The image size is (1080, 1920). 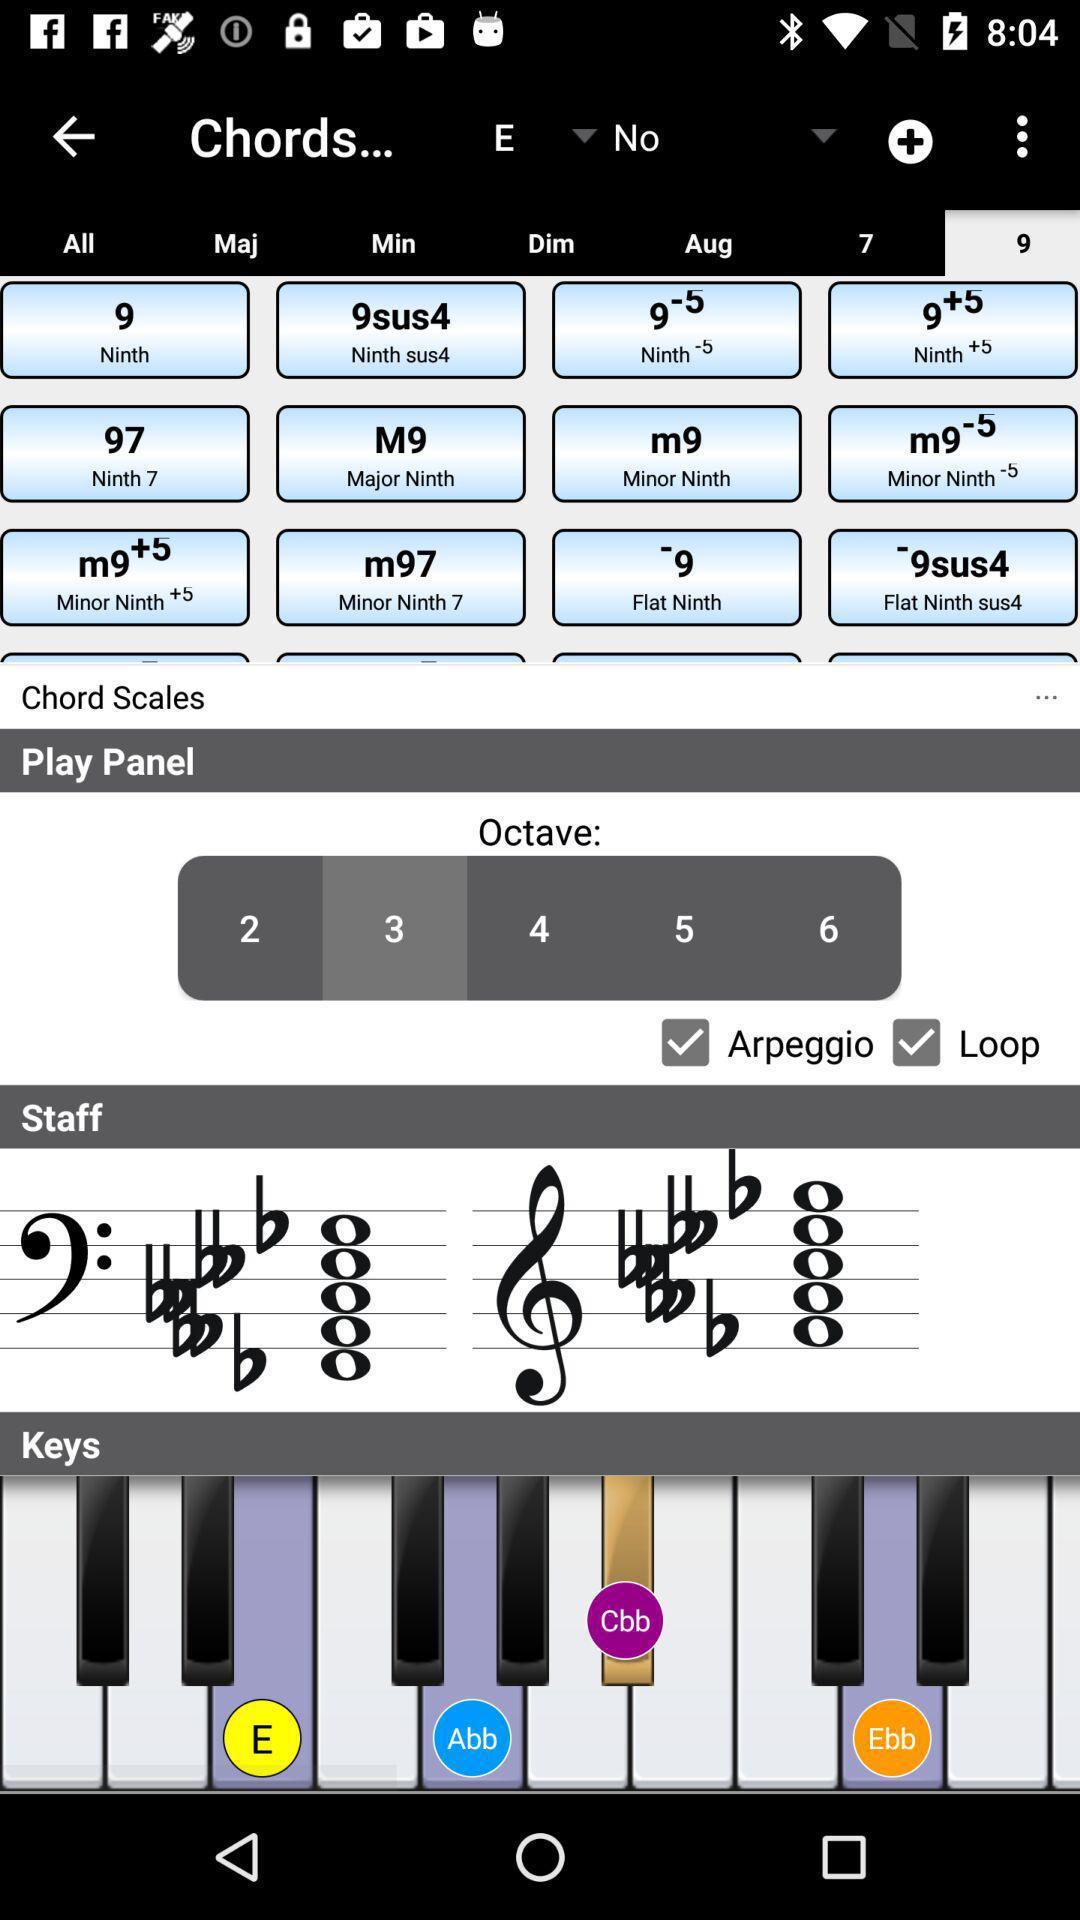 I want to click on e, so click(x=997, y=1633).